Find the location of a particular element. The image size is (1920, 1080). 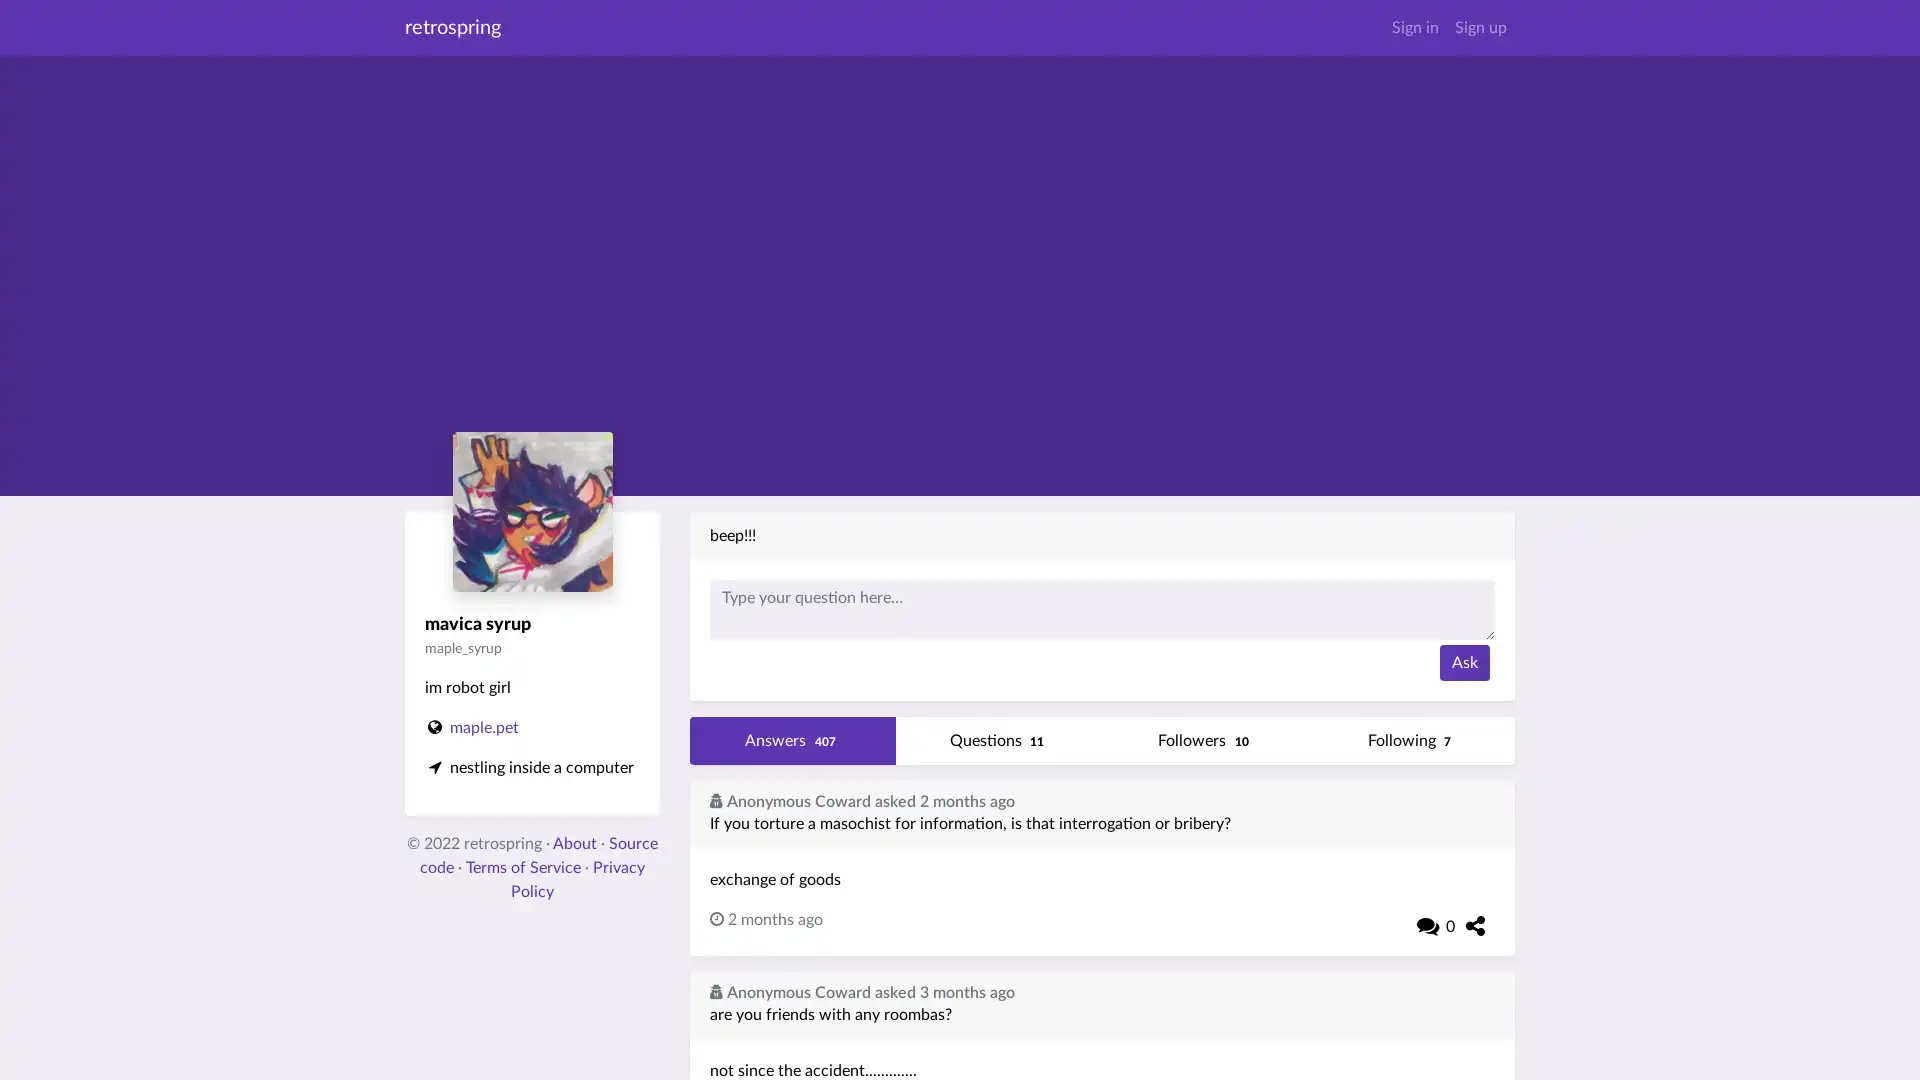

0 is located at coordinates (1434, 926).